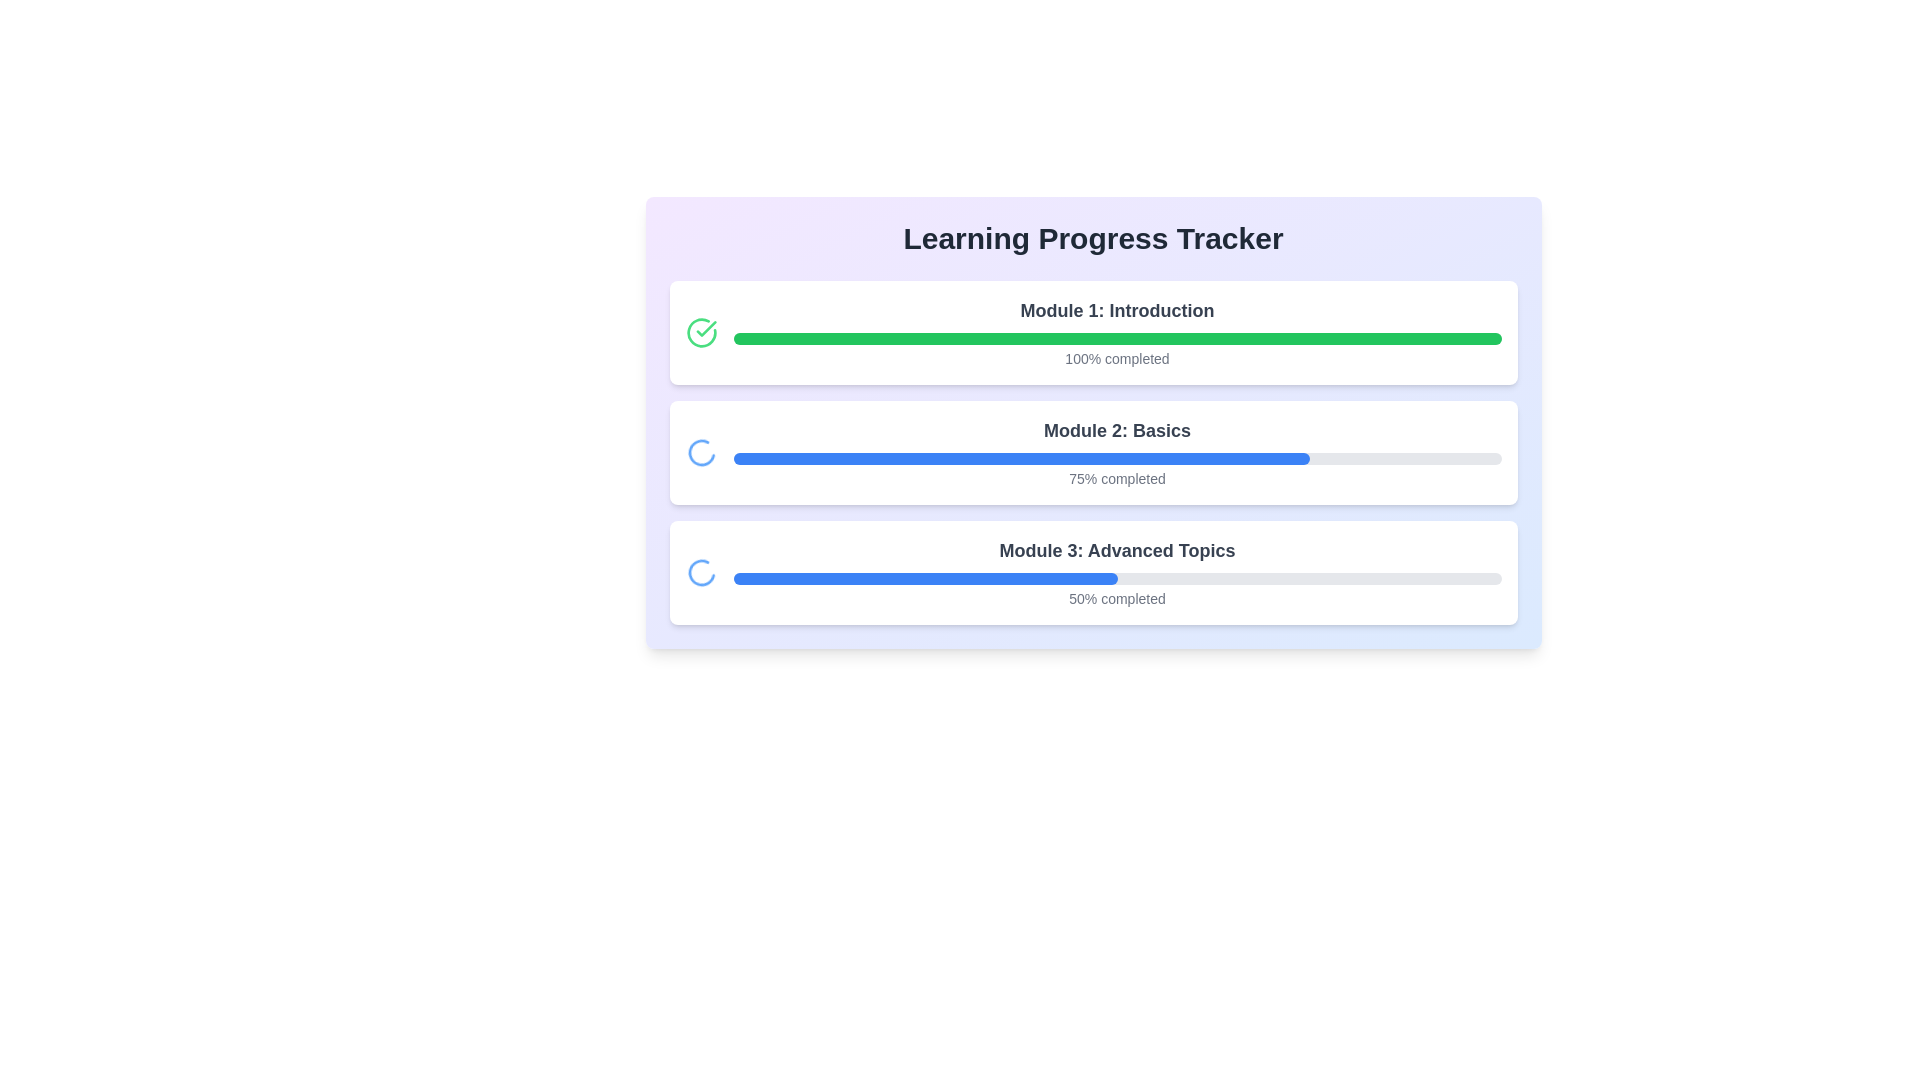 This screenshot has height=1080, width=1920. What do you see at coordinates (1116, 430) in the screenshot?
I see `the text header 'Module 2: Basics', which is styled with a large bold gray font and is prominently displayed above the progress bar in the middle section of the progress tracker` at bounding box center [1116, 430].